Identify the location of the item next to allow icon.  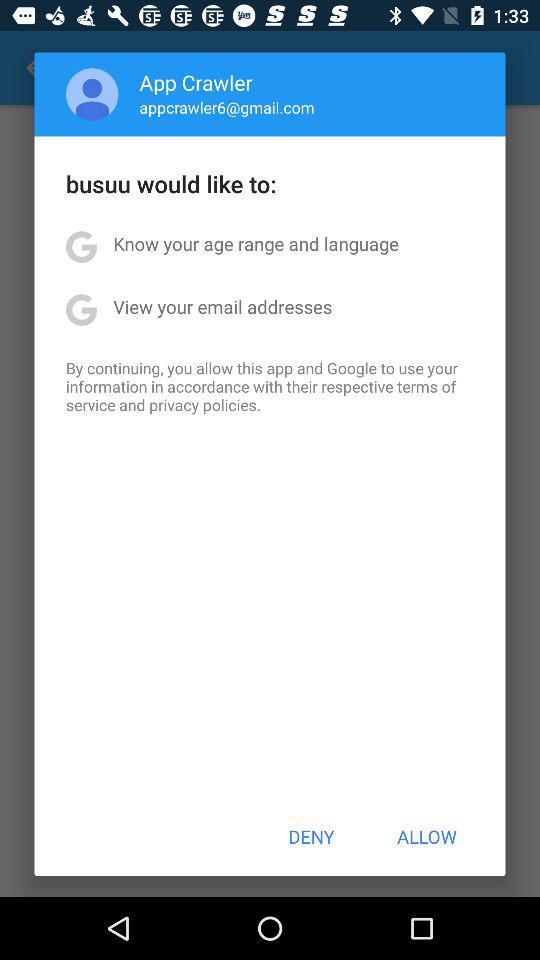
(311, 836).